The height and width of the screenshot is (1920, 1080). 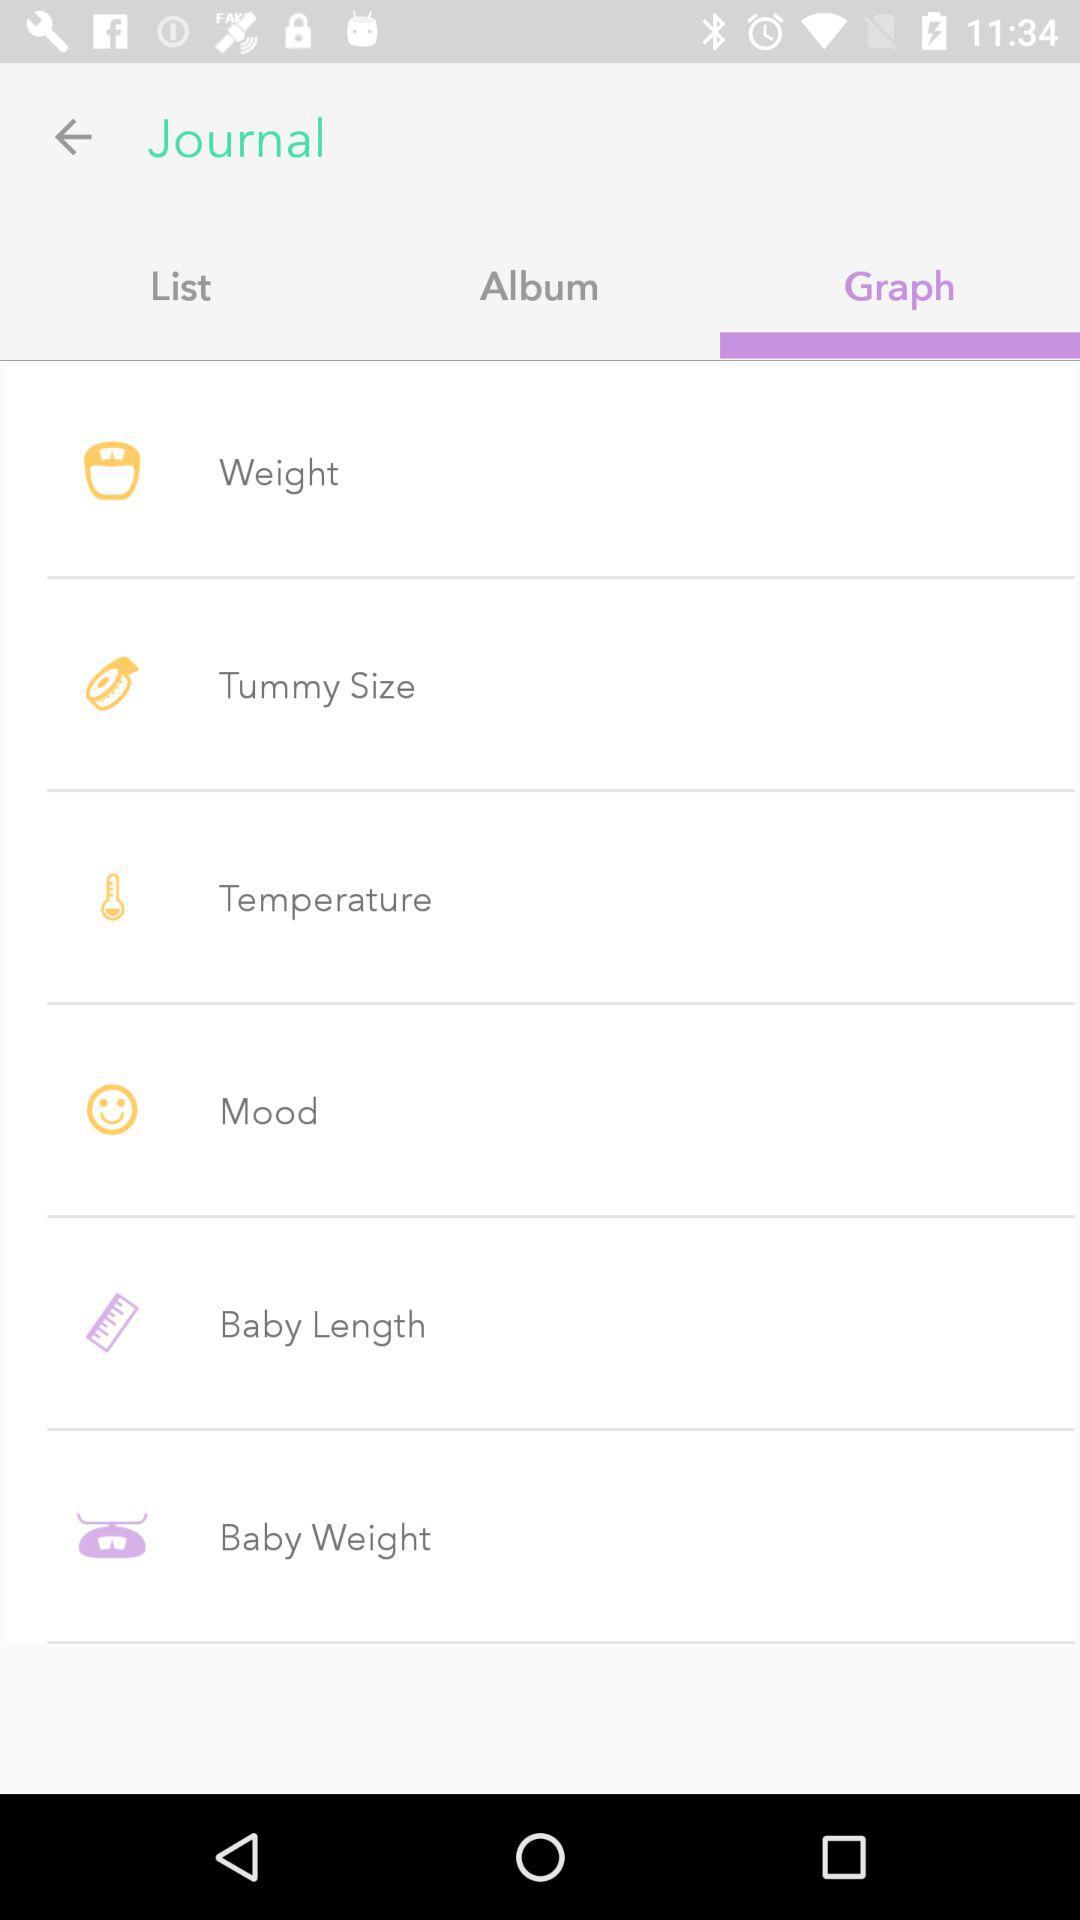 I want to click on album app, so click(x=540, y=284).